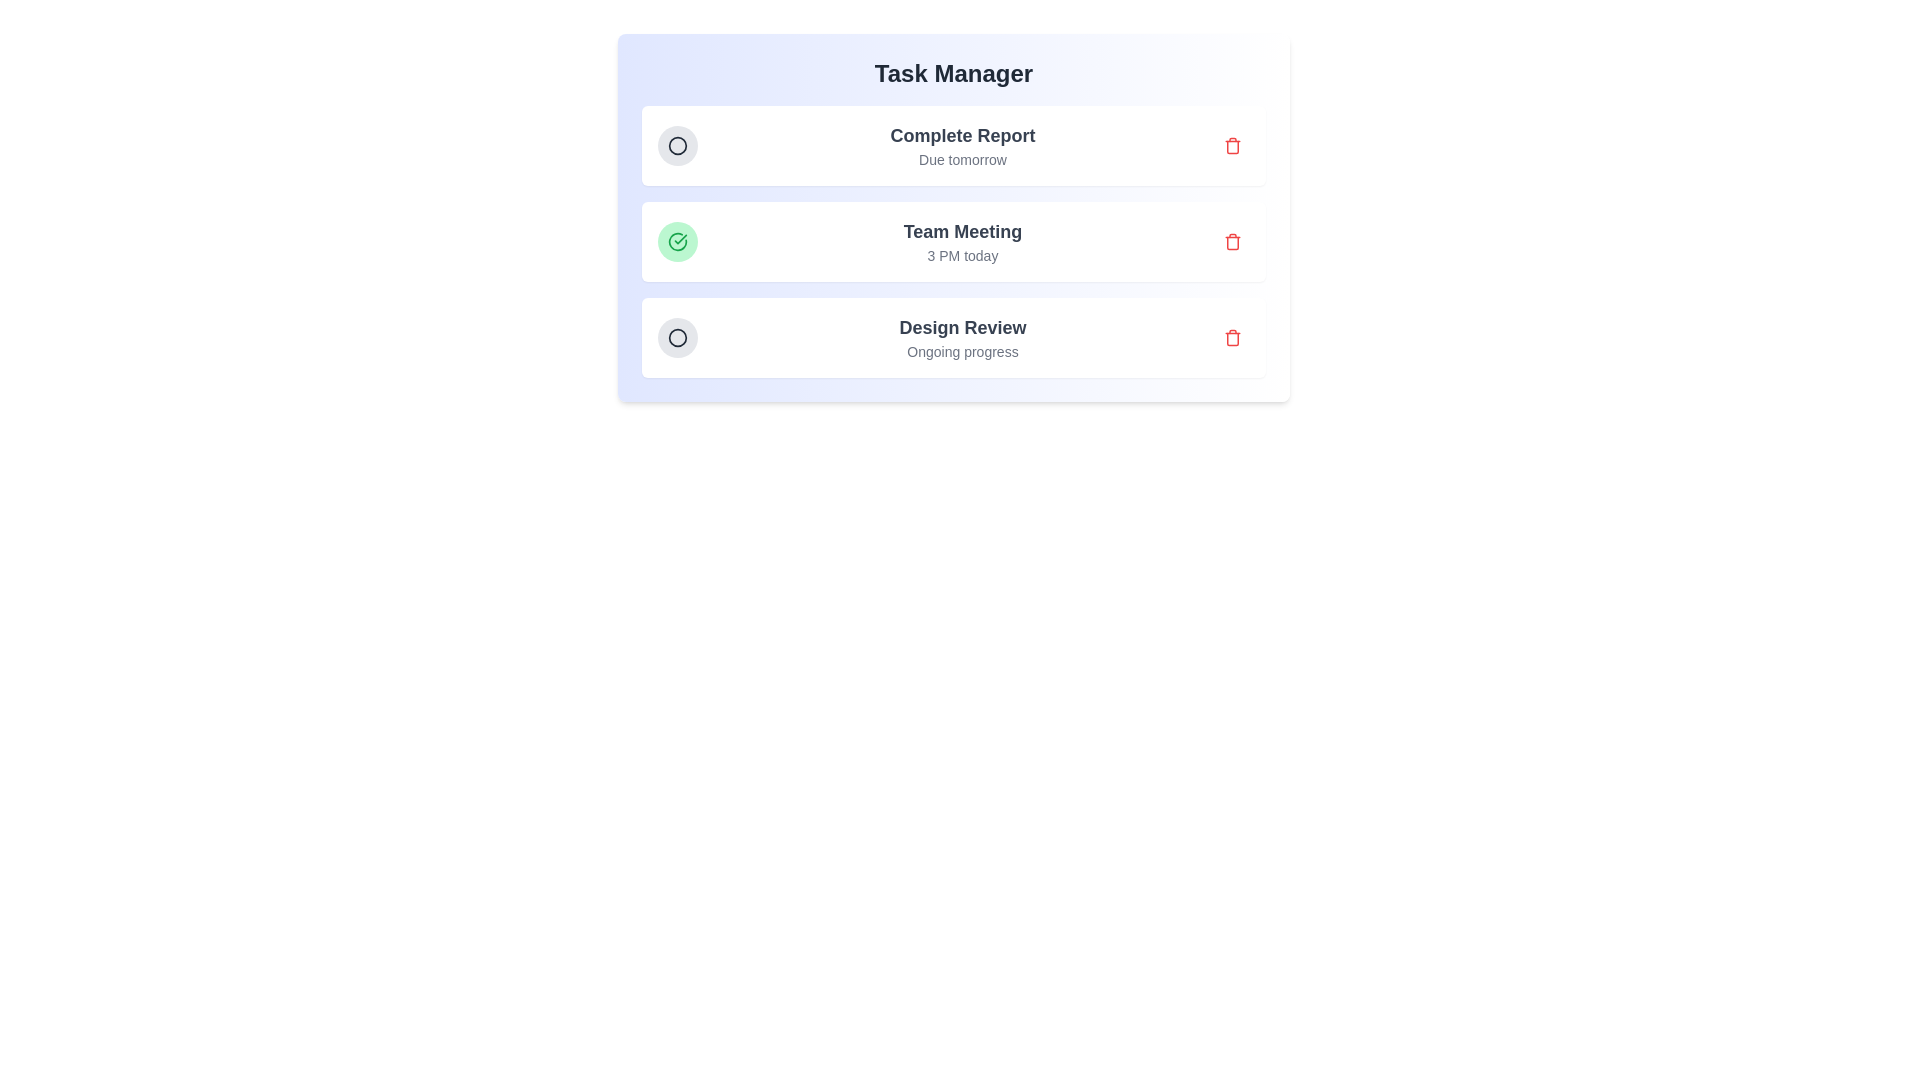 The width and height of the screenshot is (1920, 1080). Describe the element at coordinates (953, 72) in the screenshot. I see `the 'Task Manager' title text label, which is prominently displayed in bold and large font at the top of the card-like interface` at that location.